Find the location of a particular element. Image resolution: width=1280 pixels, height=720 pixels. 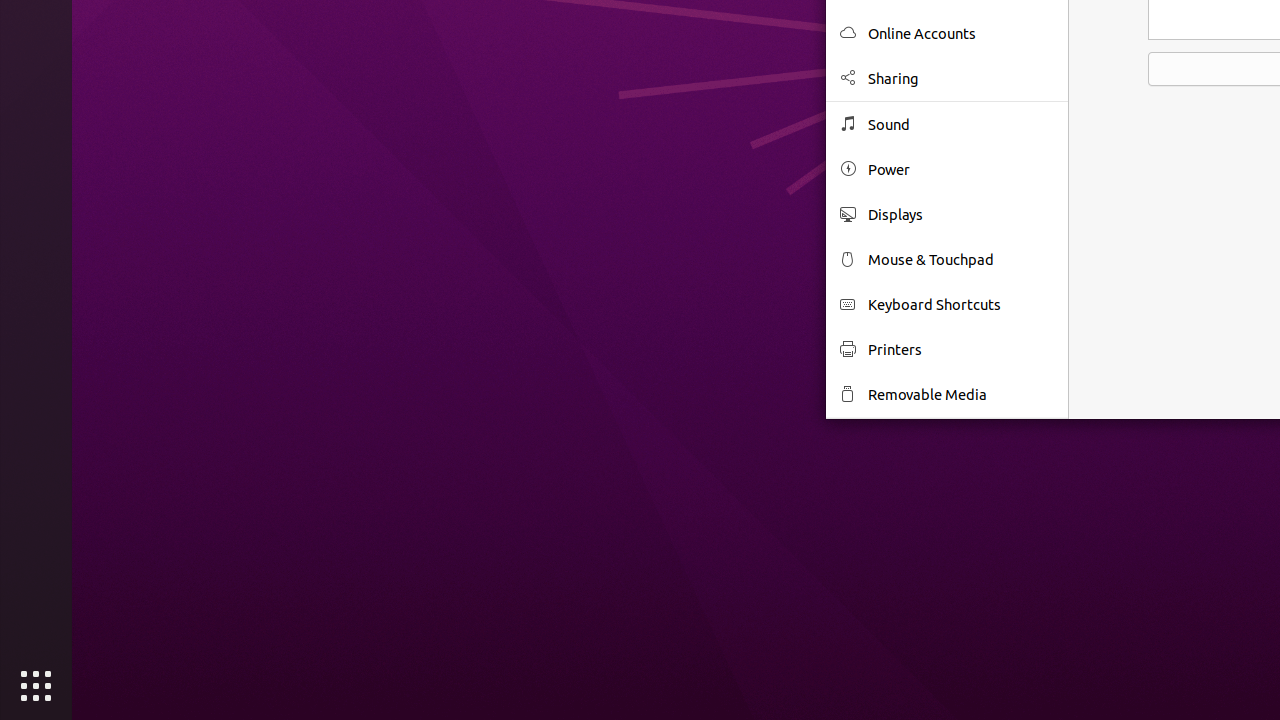

'Power' is located at coordinates (961, 168).